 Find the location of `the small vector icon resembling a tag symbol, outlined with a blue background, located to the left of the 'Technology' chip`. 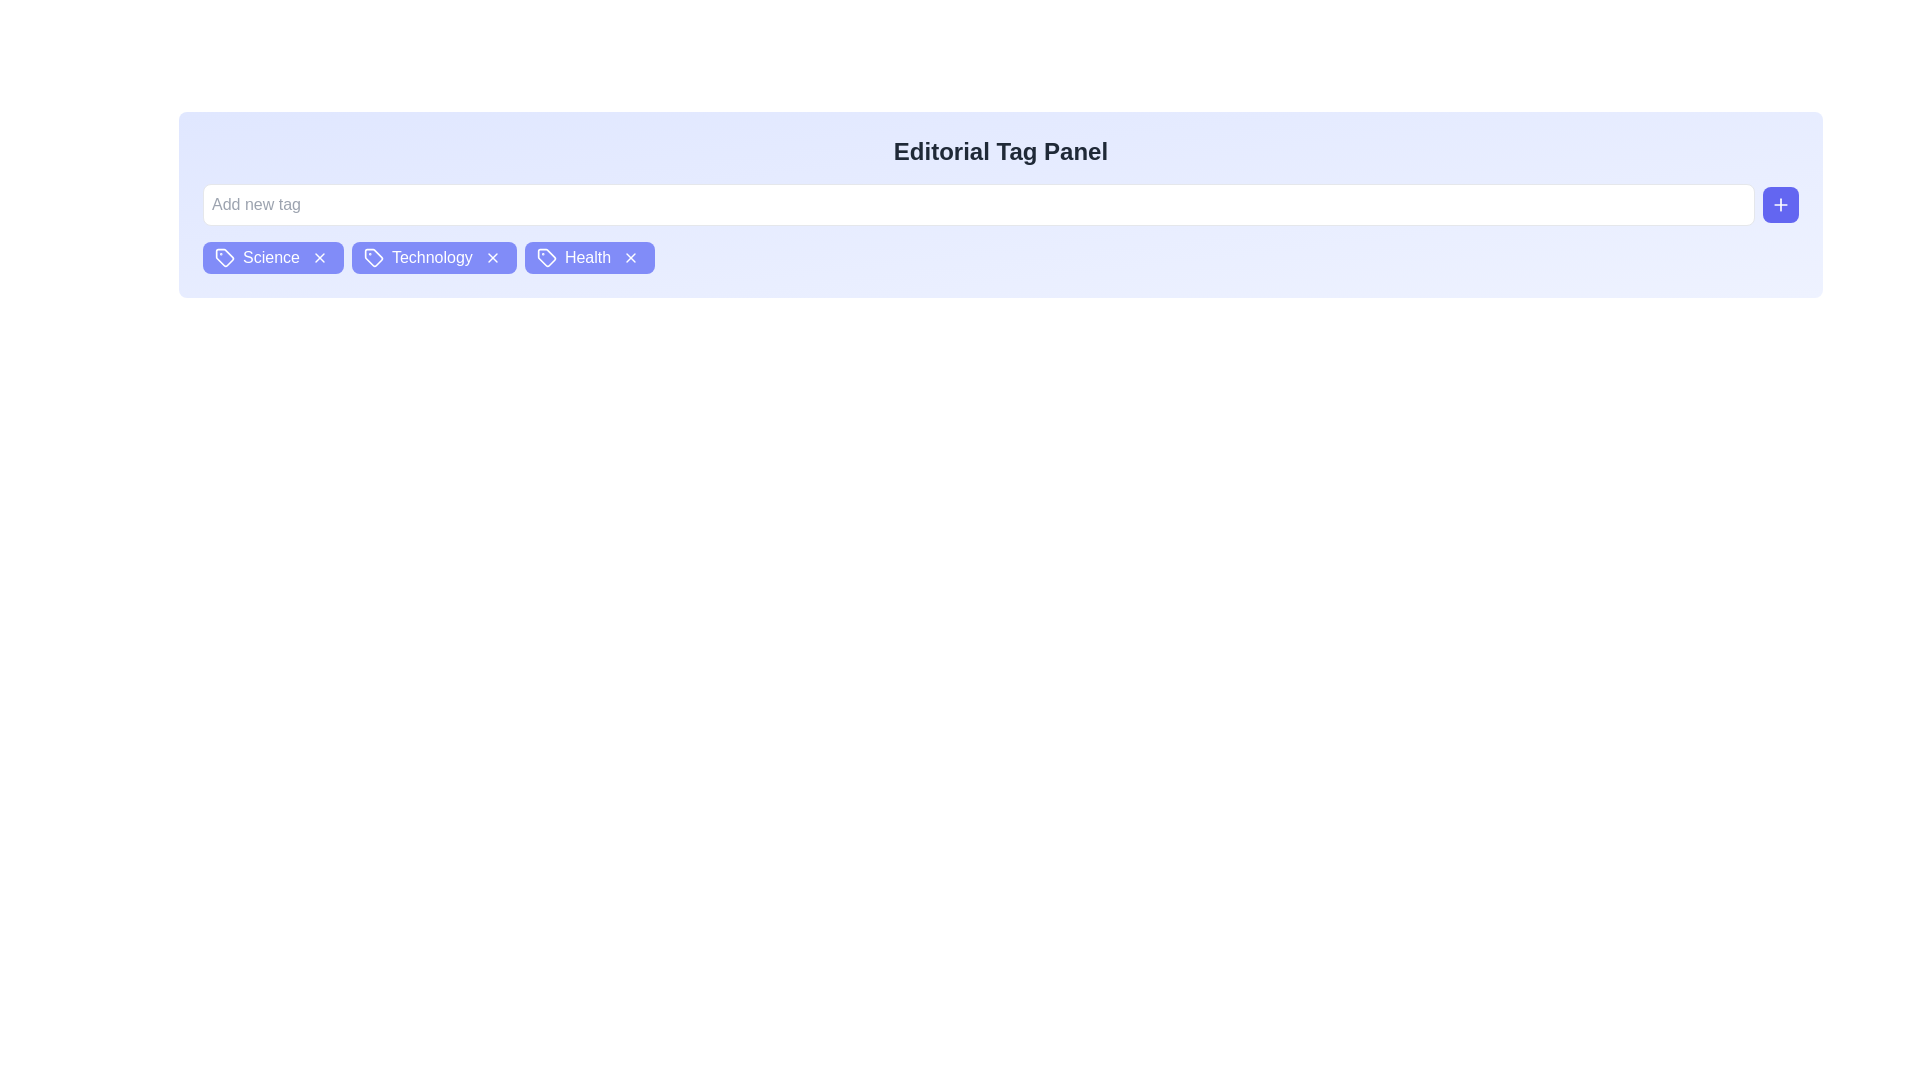

the small vector icon resembling a tag symbol, outlined with a blue background, located to the left of the 'Technology' chip is located at coordinates (374, 257).